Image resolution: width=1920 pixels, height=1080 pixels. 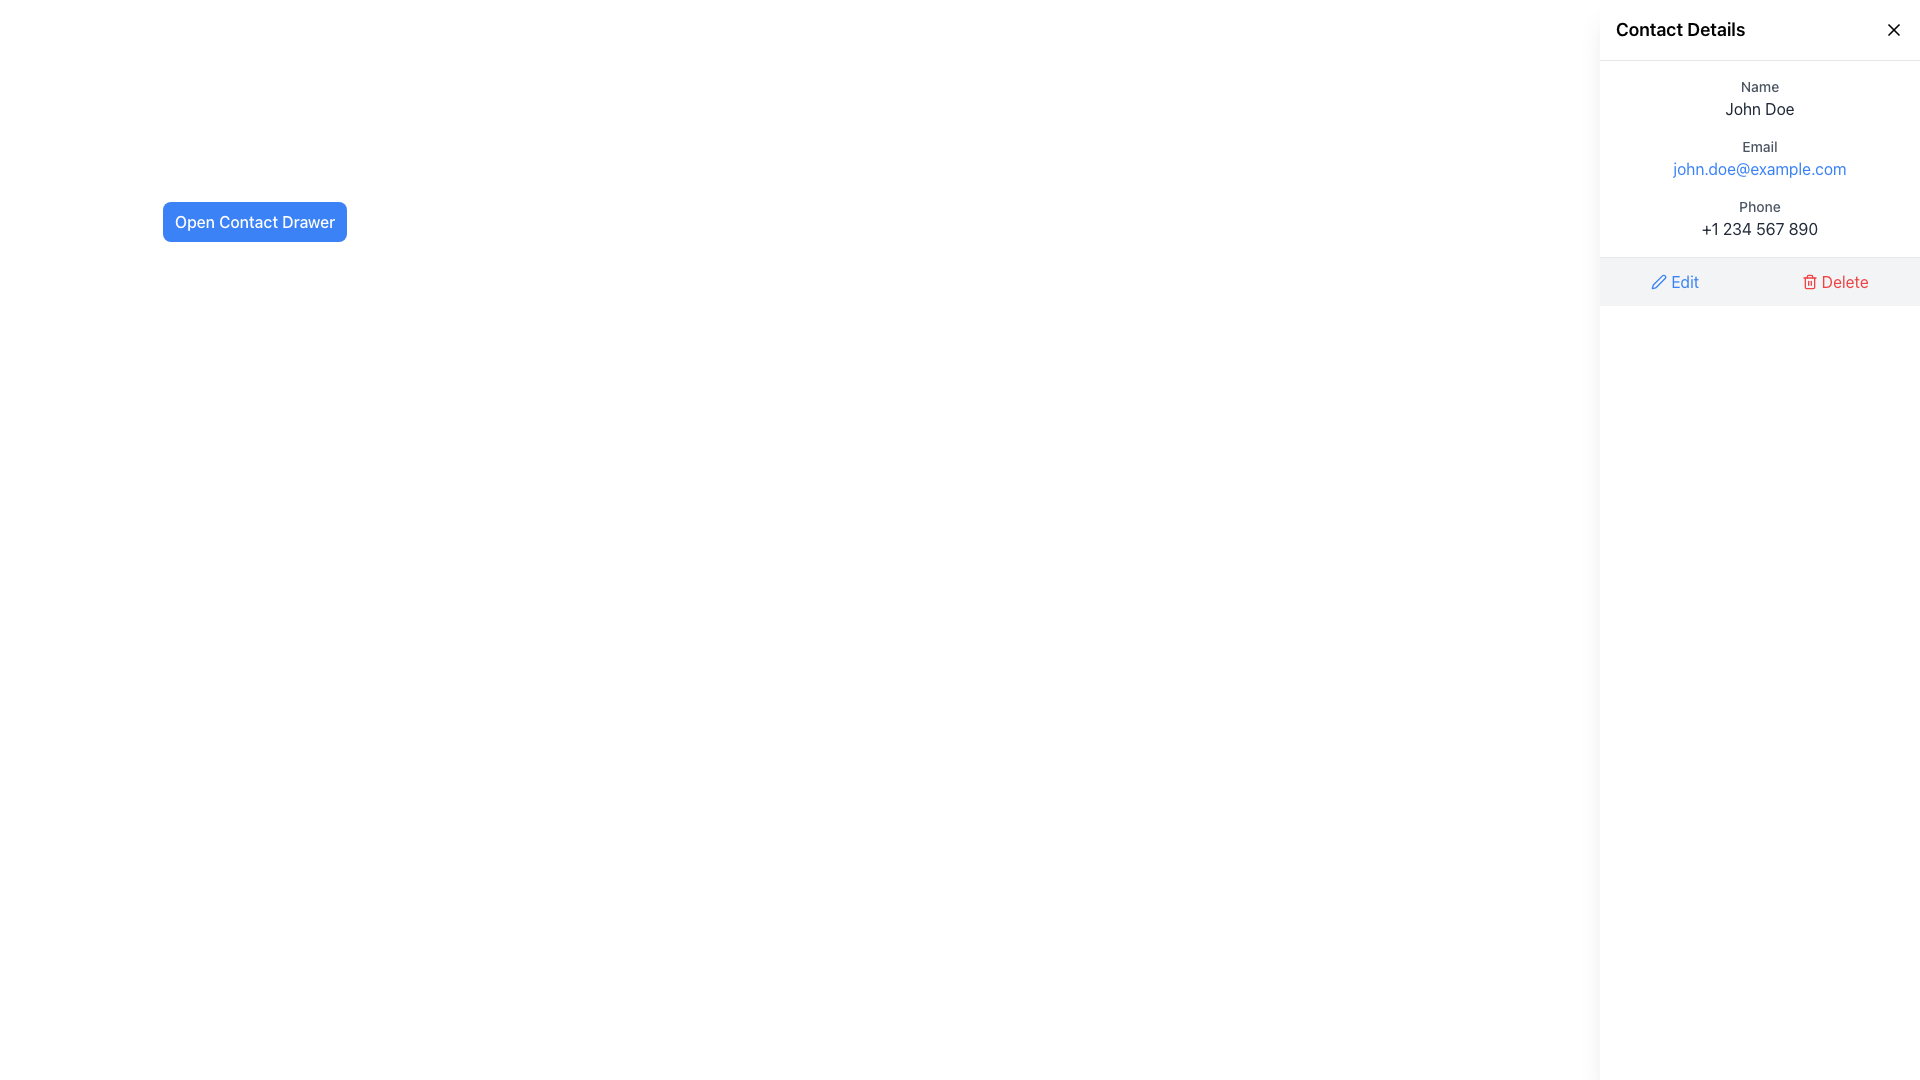 What do you see at coordinates (1760, 108) in the screenshot?
I see `the static text element displaying 'John Doe', which is located beneath the 'Name' label in the 'Contact Details' section` at bounding box center [1760, 108].